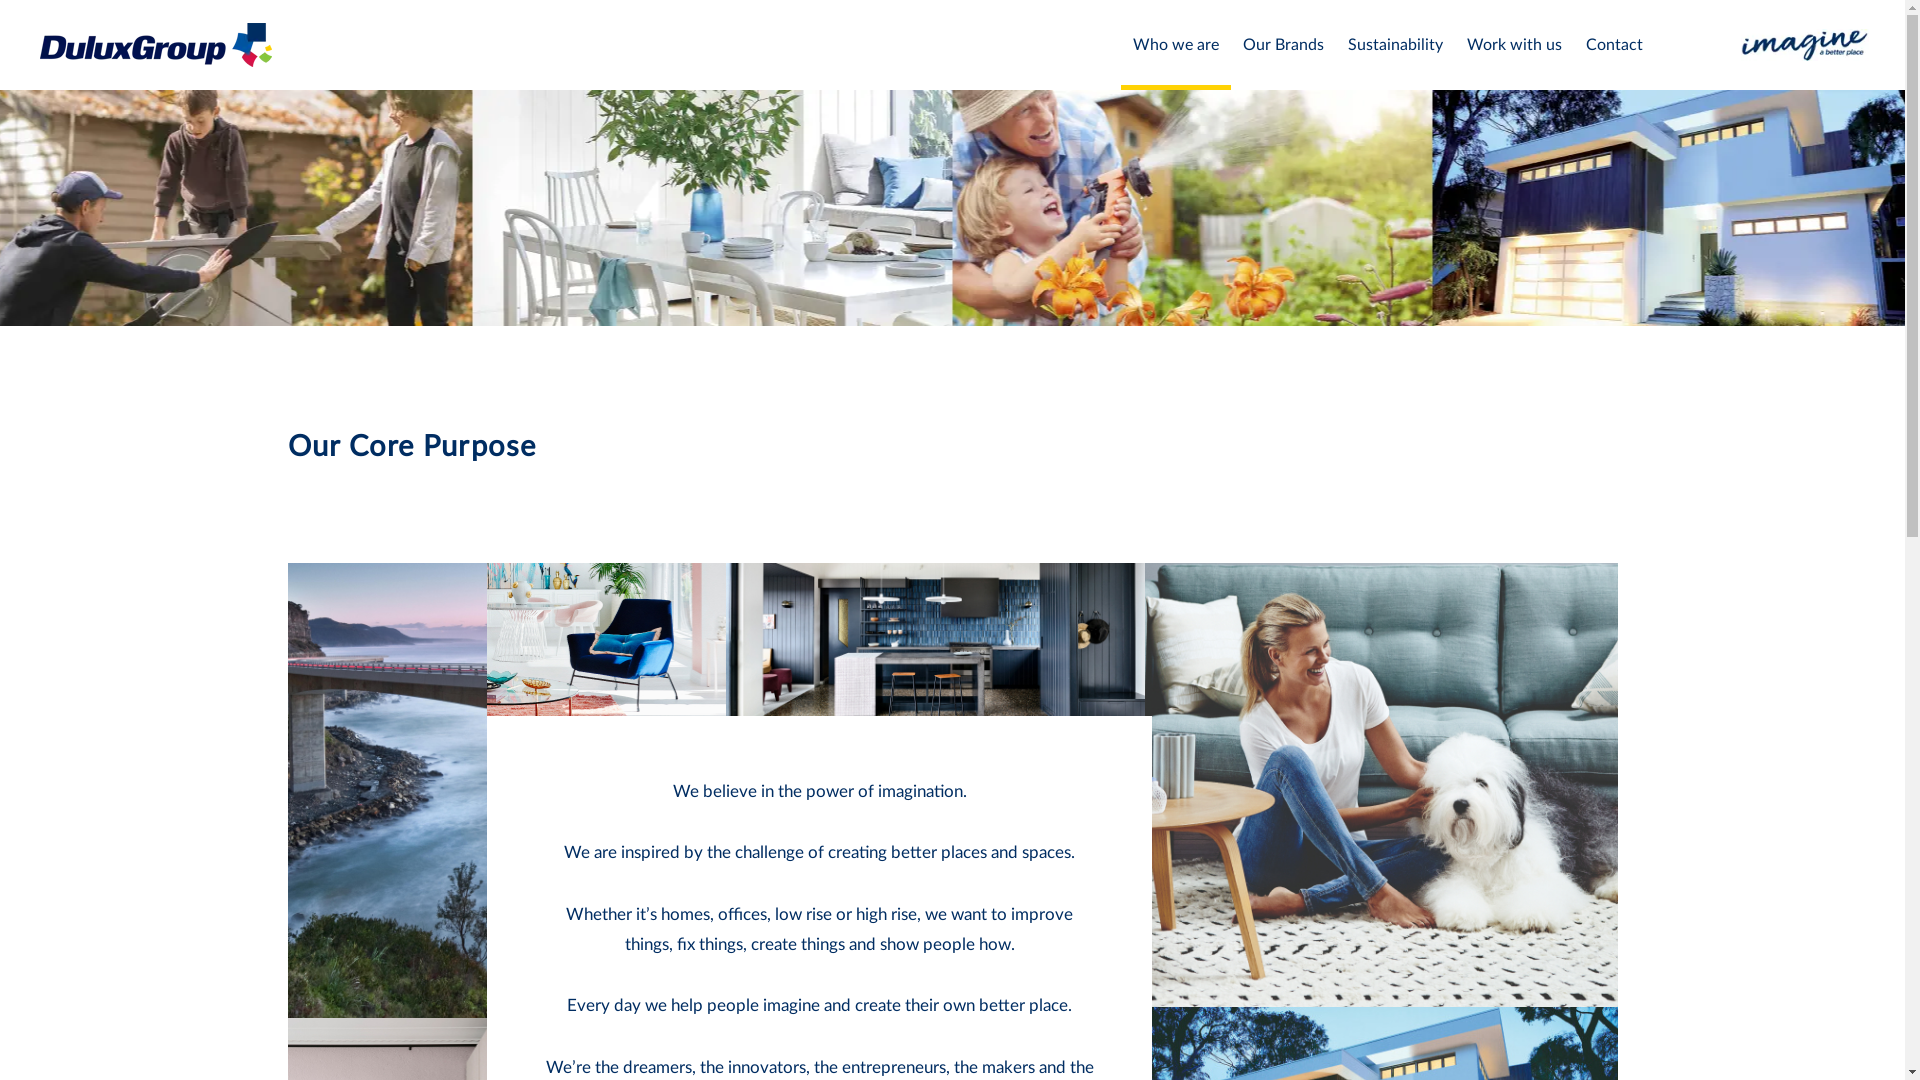 The image size is (1920, 1080). Describe the element at coordinates (1176, 45) in the screenshot. I see `'Who we are'` at that location.